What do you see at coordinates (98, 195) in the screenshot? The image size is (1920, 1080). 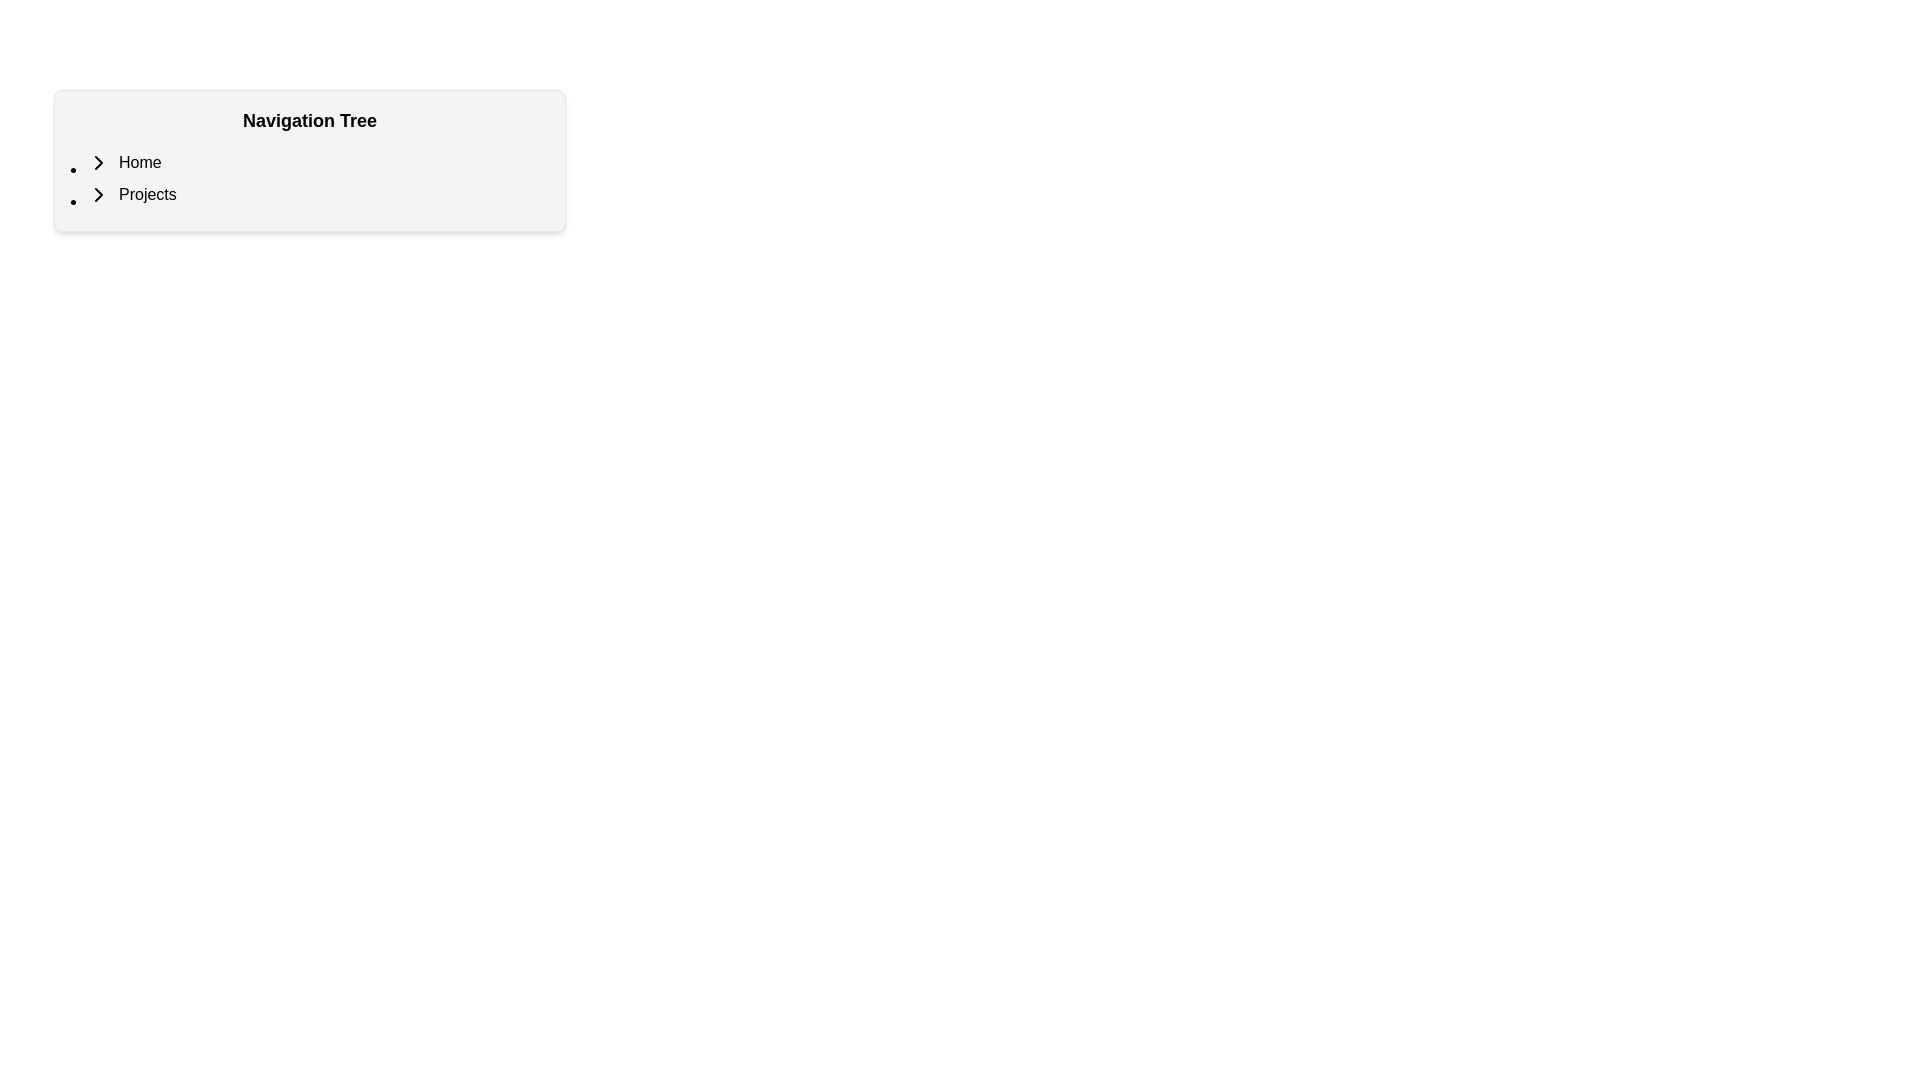 I see `the button displaying a right-facing chevron icon, which is located to the left of the 'Projects' label` at bounding box center [98, 195].